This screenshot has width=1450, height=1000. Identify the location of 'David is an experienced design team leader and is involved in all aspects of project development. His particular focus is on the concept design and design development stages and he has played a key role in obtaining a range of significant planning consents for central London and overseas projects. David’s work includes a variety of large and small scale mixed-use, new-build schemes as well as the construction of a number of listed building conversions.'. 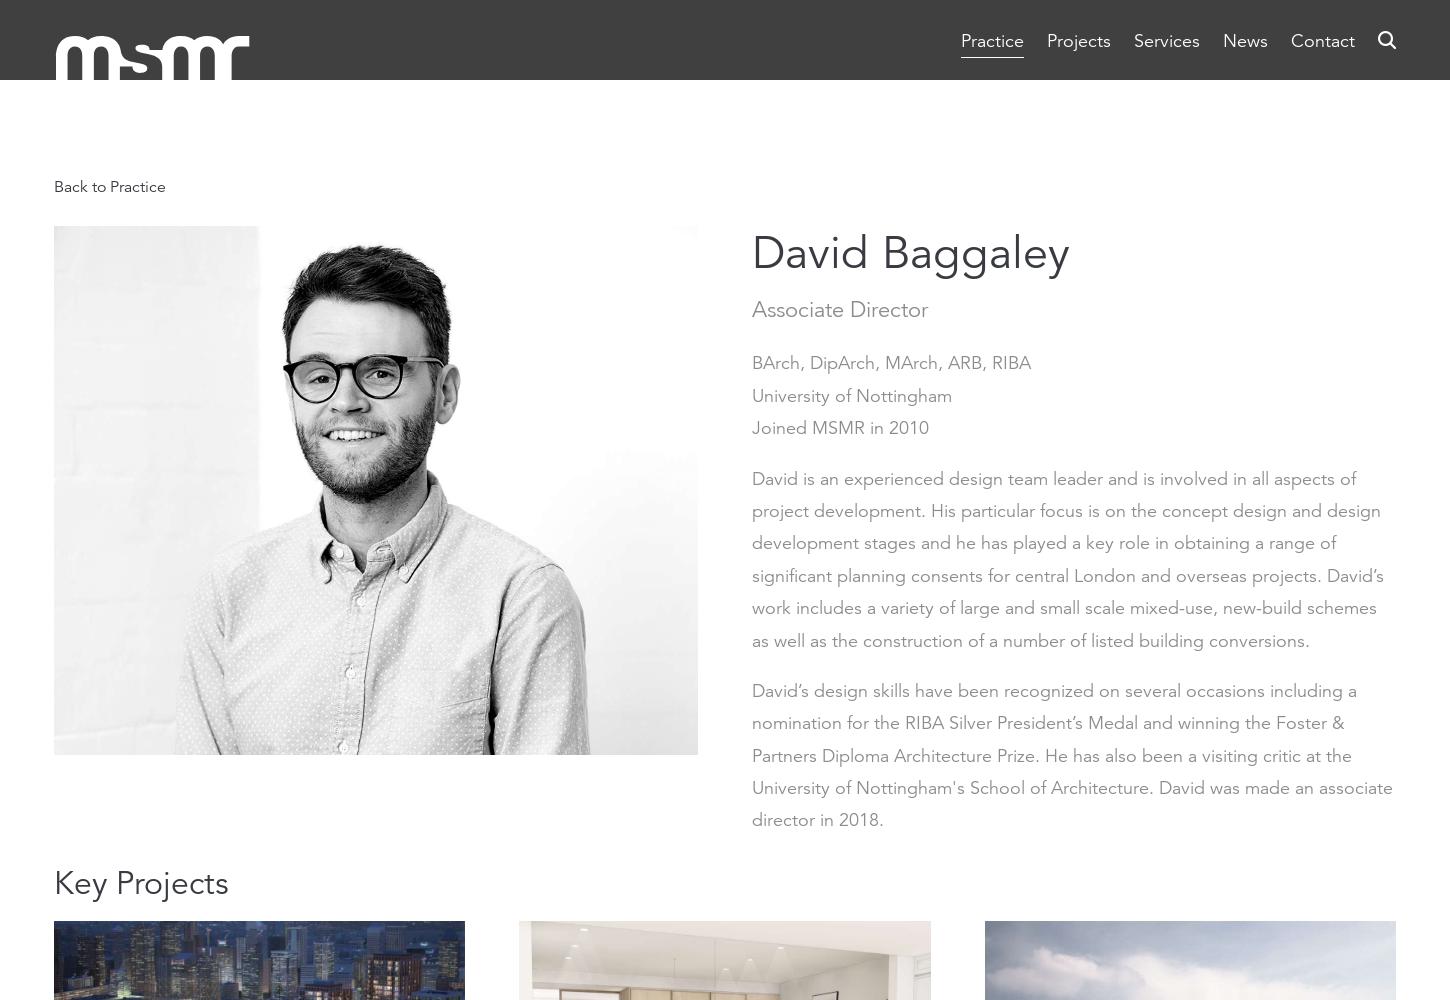
(1068, 559).